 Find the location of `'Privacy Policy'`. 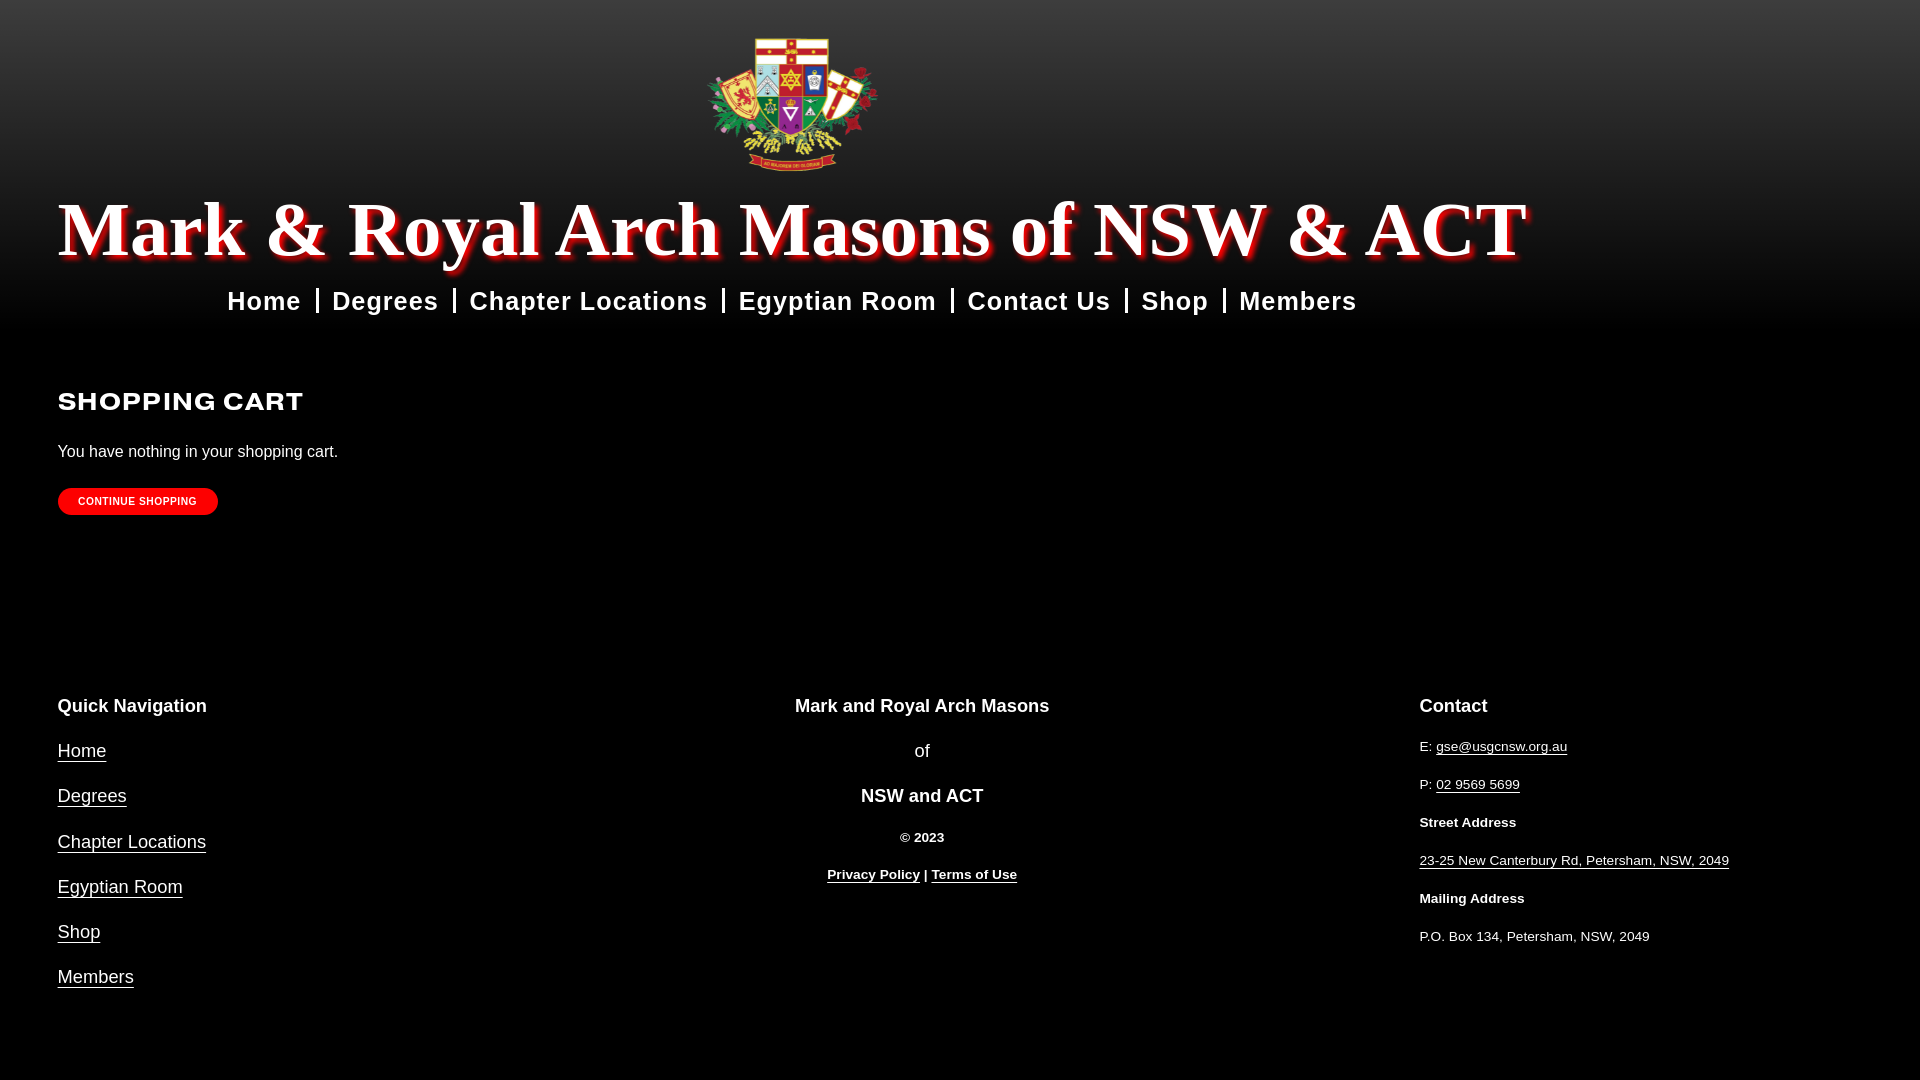

'Privacy Policy' is located at coordinates (873, 874).